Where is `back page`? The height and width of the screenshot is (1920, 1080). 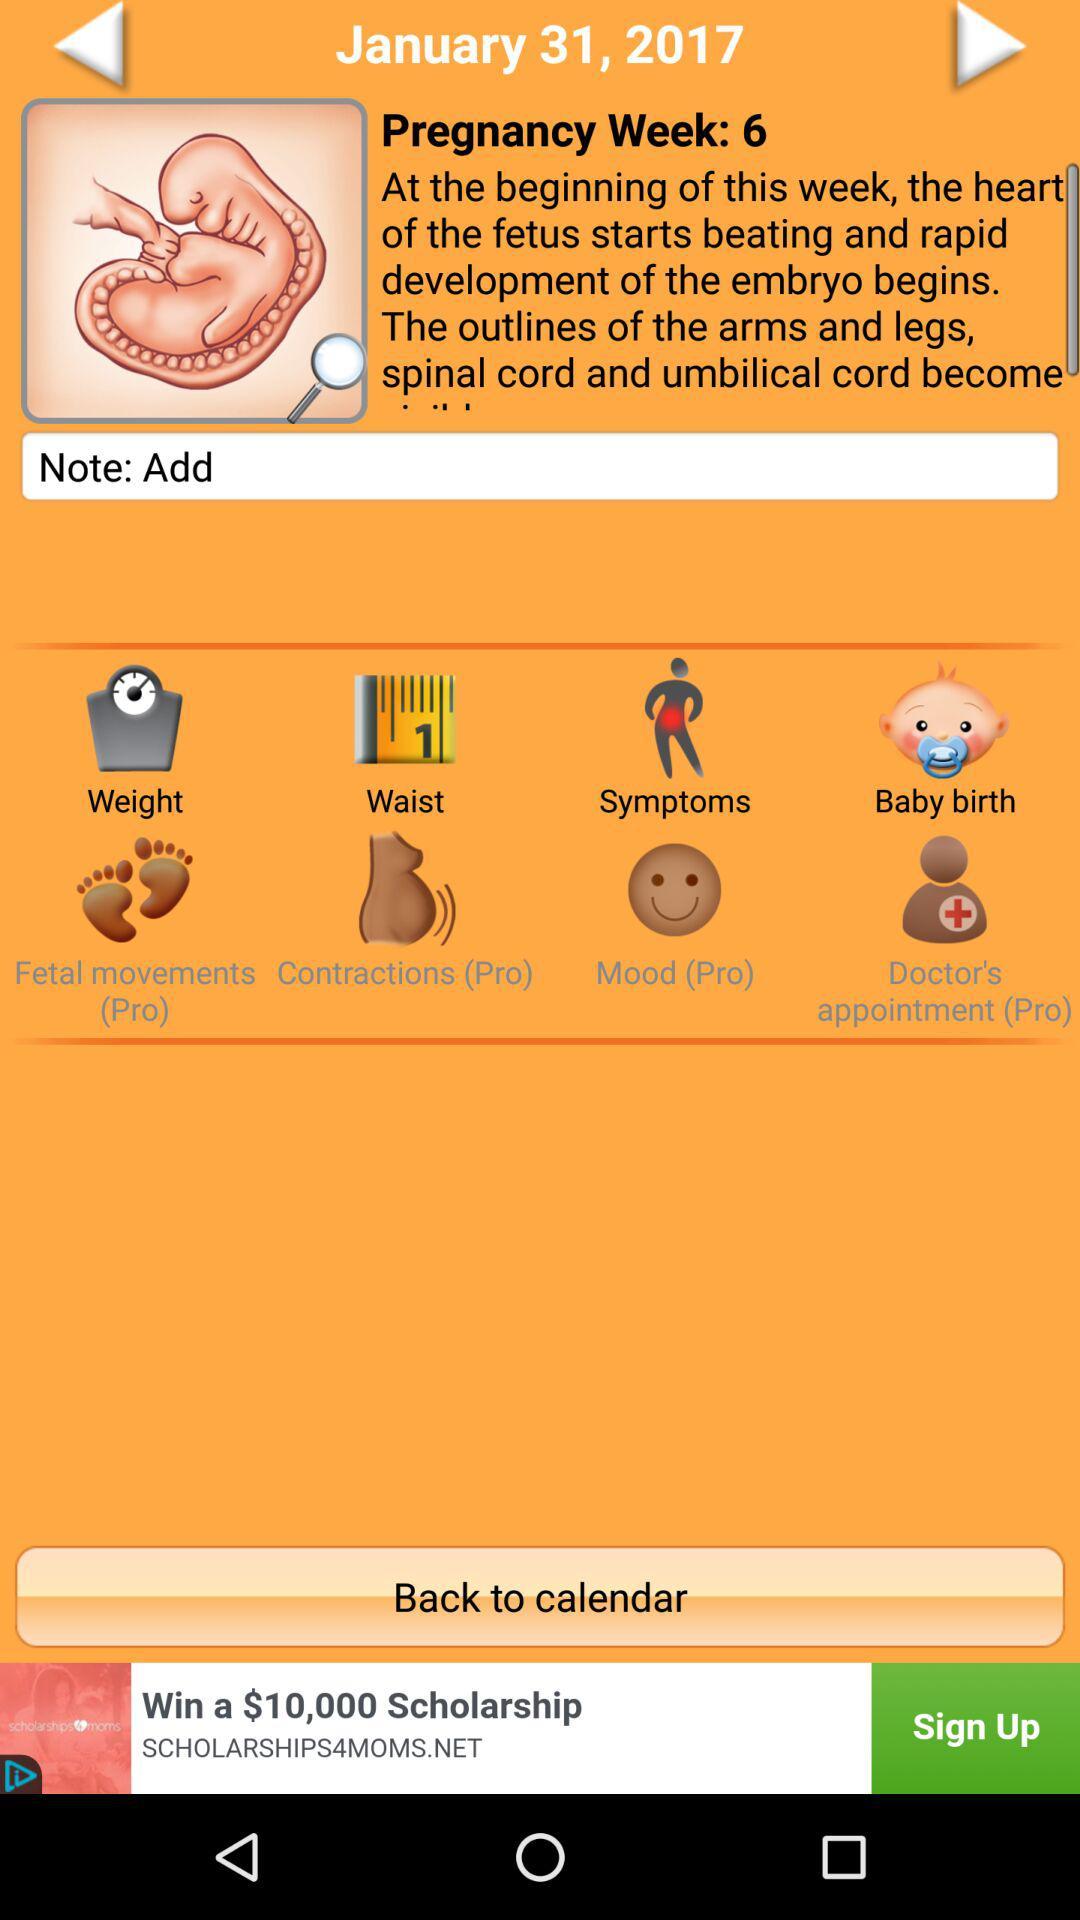 back page is located at coordinates (166, 49).